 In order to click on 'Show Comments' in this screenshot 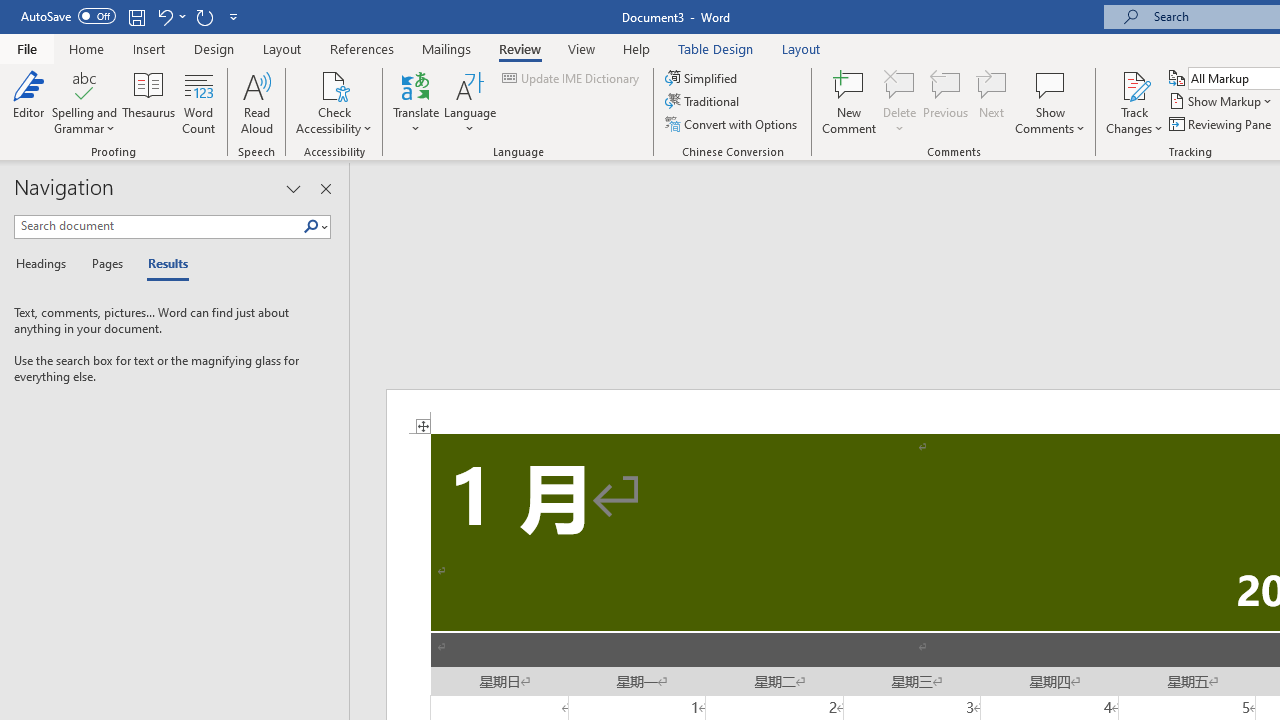, I will do `click(1049, 103)`.